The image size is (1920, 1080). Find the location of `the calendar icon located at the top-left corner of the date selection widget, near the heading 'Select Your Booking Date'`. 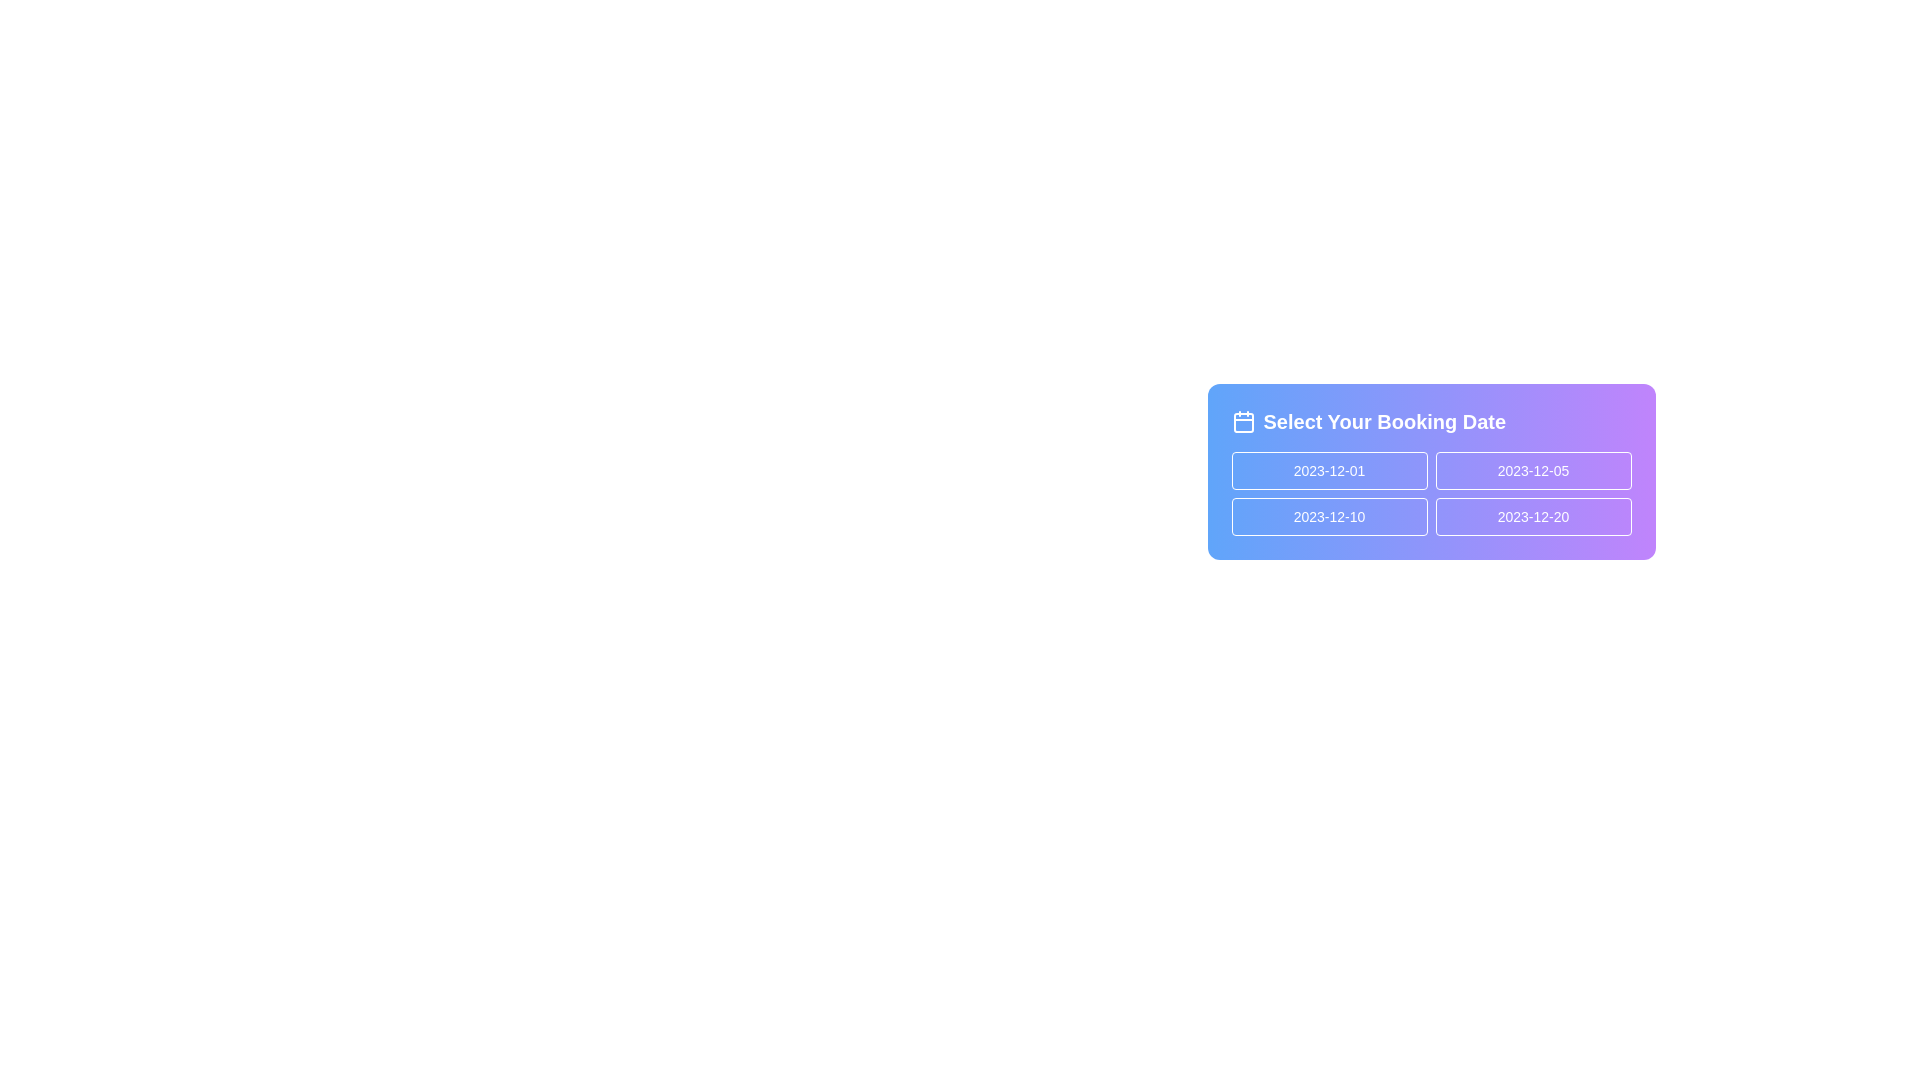

the calendar icon located at the top-left corner of the date selection widget, near the heading 'Select Your Booking Date' is located at coordinates (1242, 422).